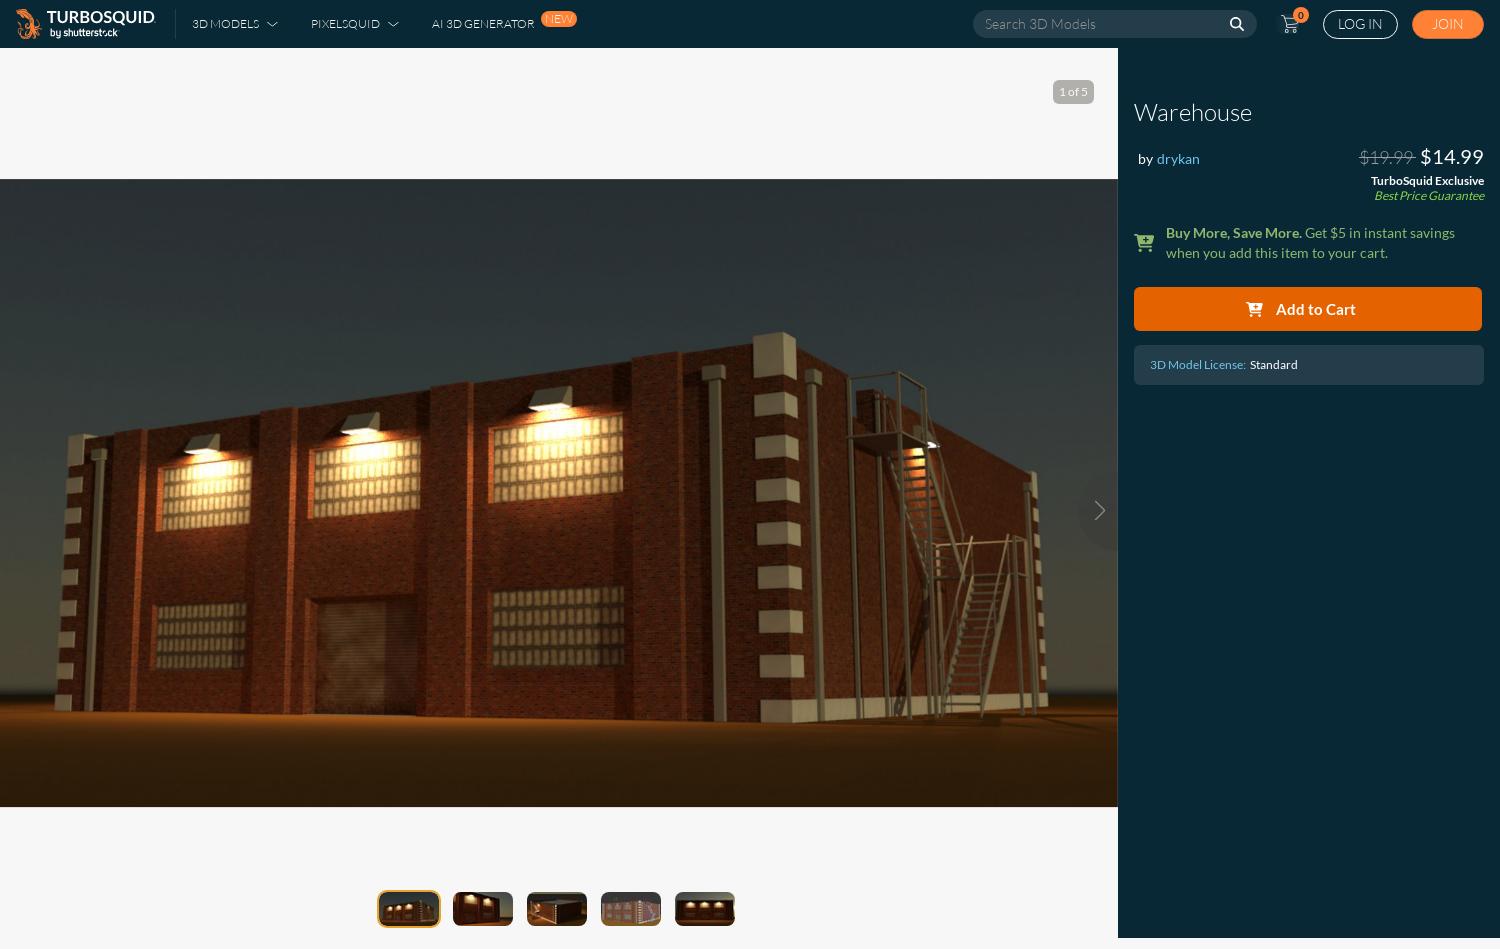  I want to click on 'Warehouse', so click(1191, 111).